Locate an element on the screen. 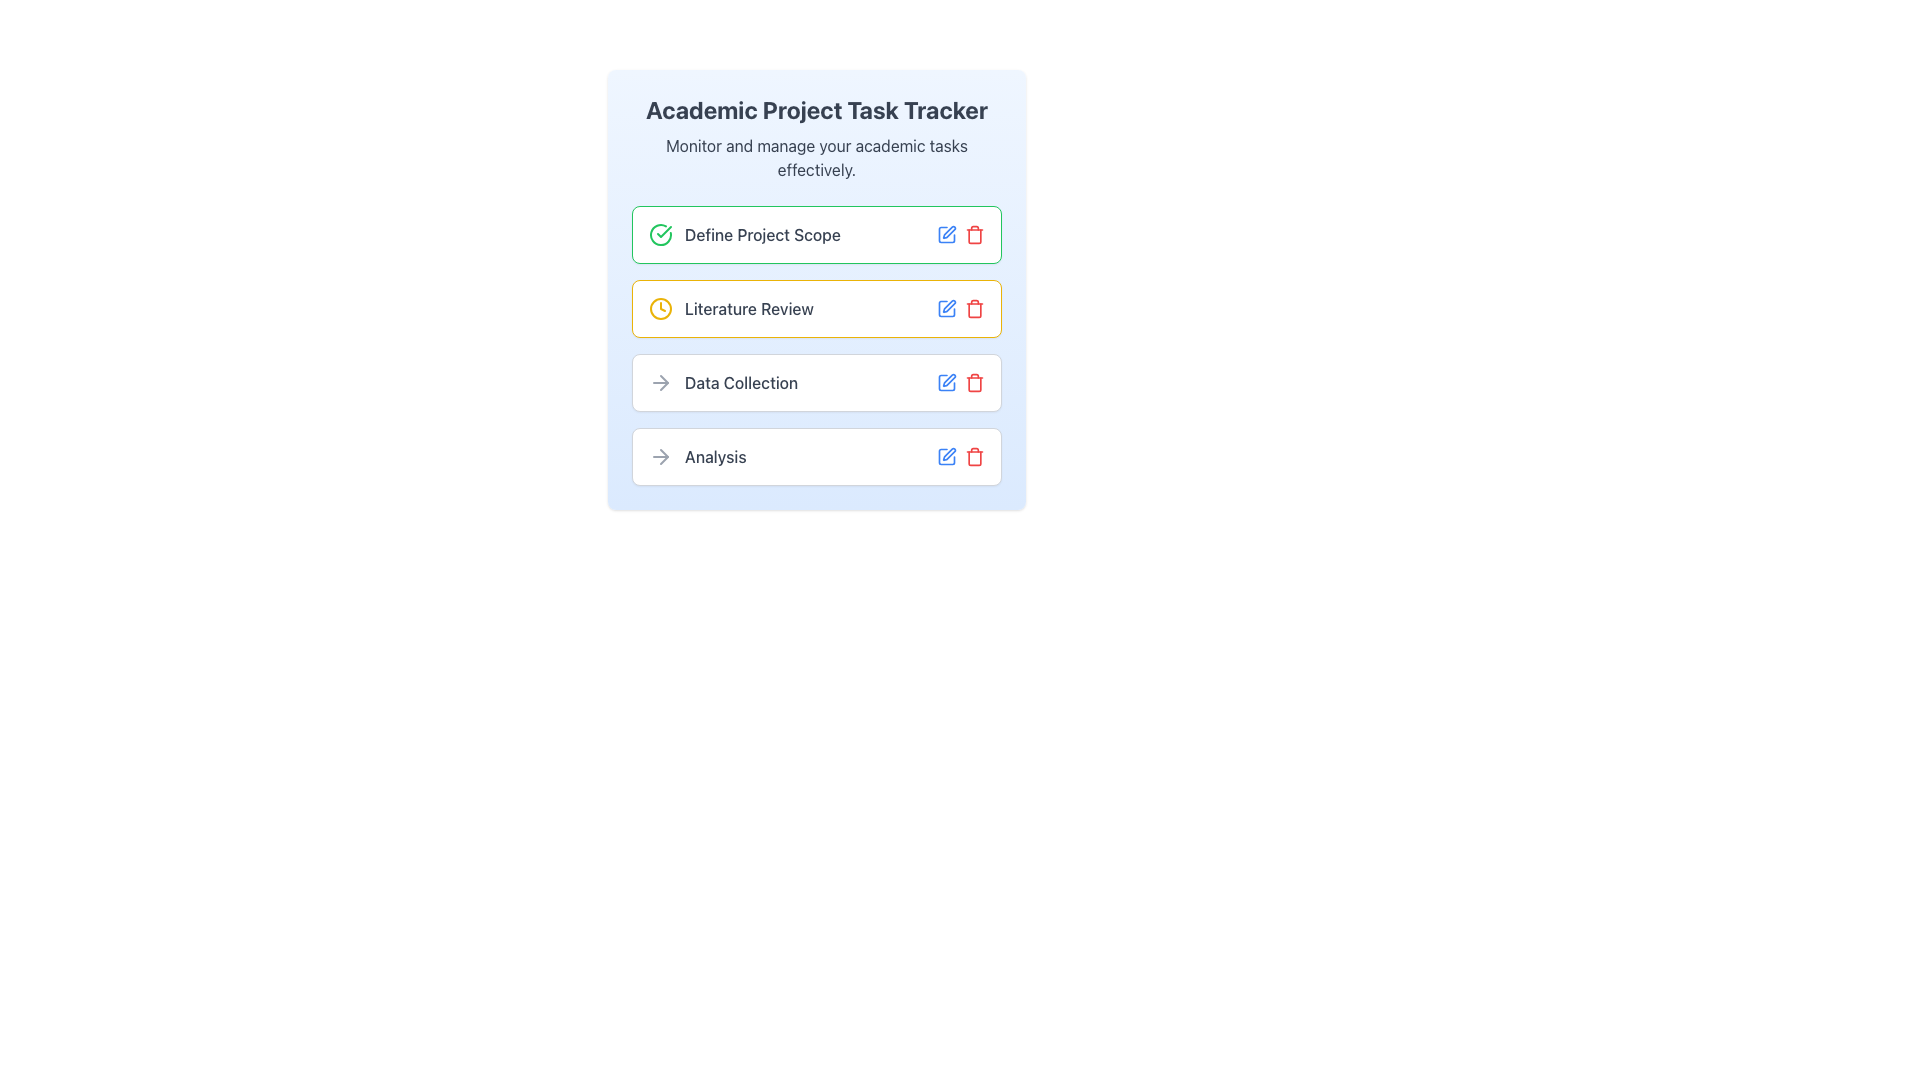  the delete icon element, part of the SVG illustration, which is located to the right of the 'Literature Review' label in the list is located at coordinates (974, 309).